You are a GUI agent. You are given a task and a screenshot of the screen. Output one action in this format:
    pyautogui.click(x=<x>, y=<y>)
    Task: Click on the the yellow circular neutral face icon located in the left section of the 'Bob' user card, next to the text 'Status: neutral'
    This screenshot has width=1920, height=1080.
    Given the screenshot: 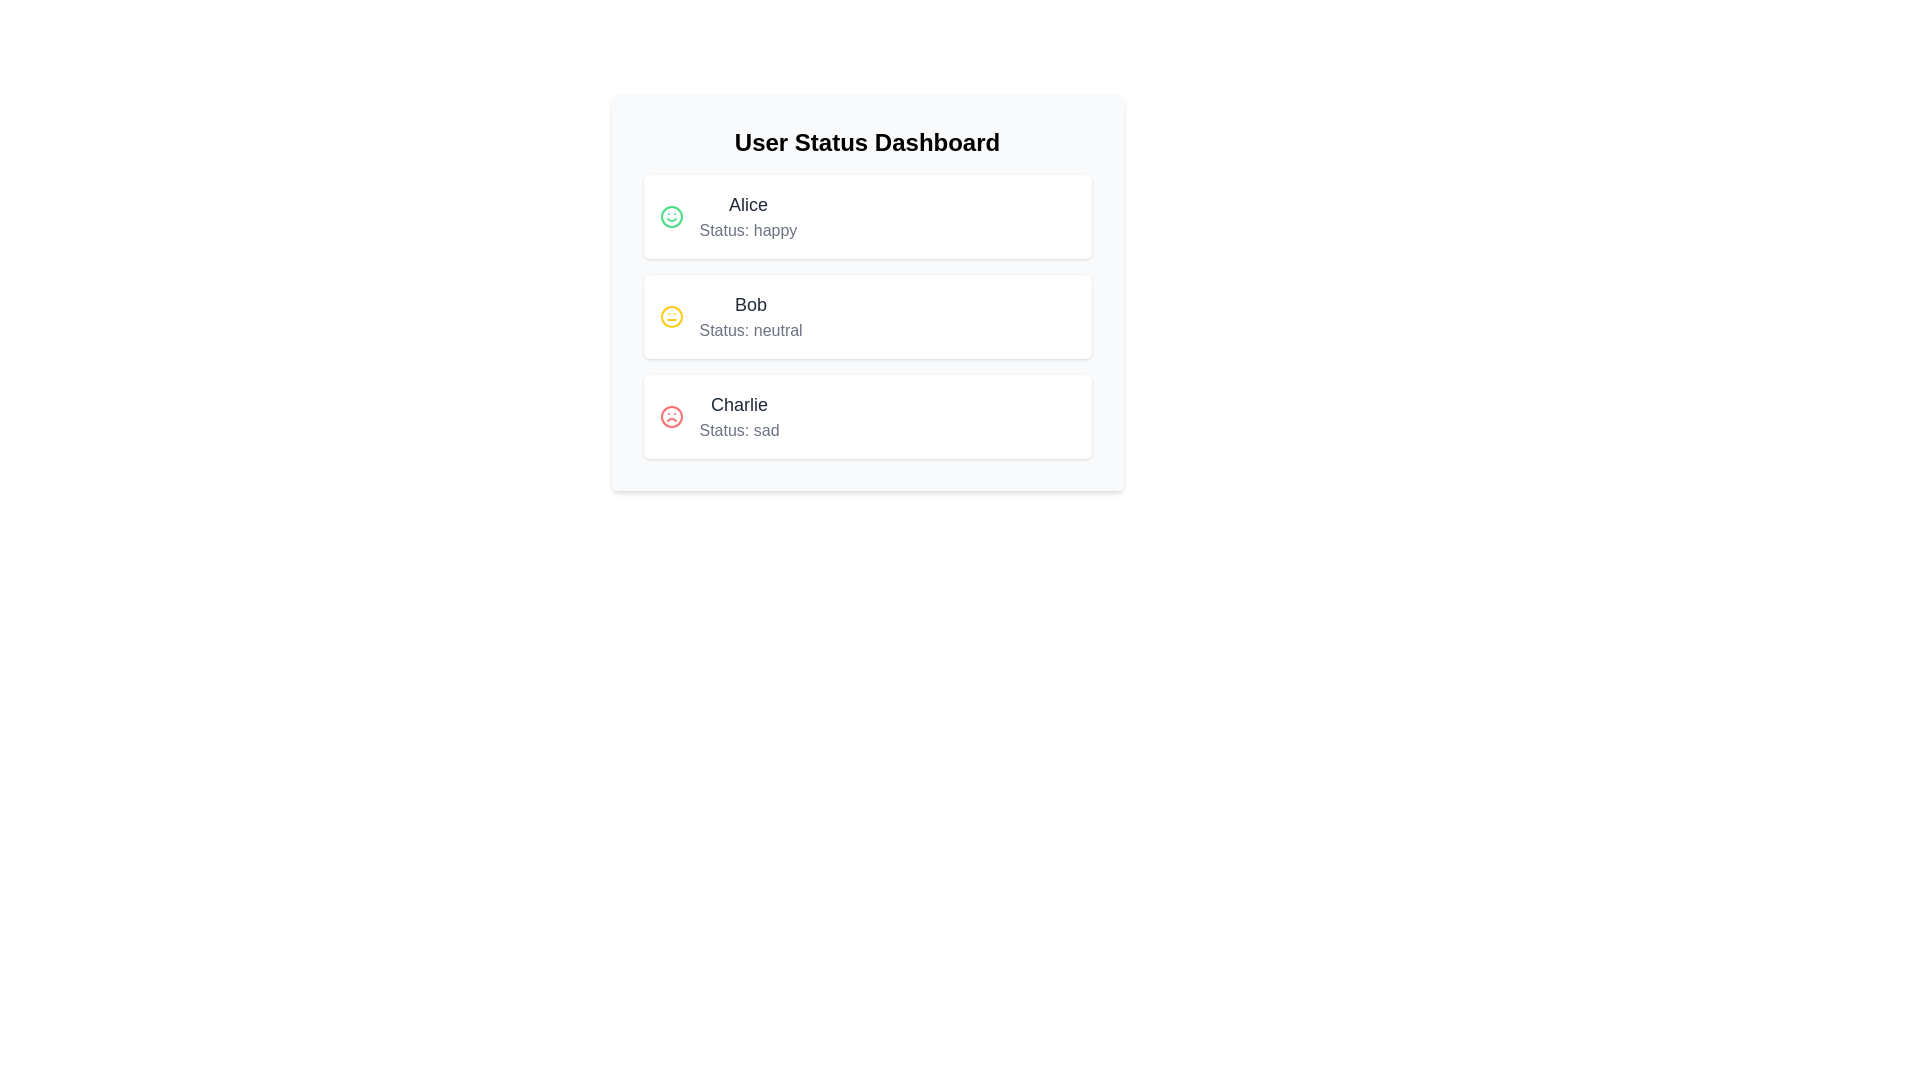 What is the action you would take?
    pyautogui.click(x=671, y=315)
    